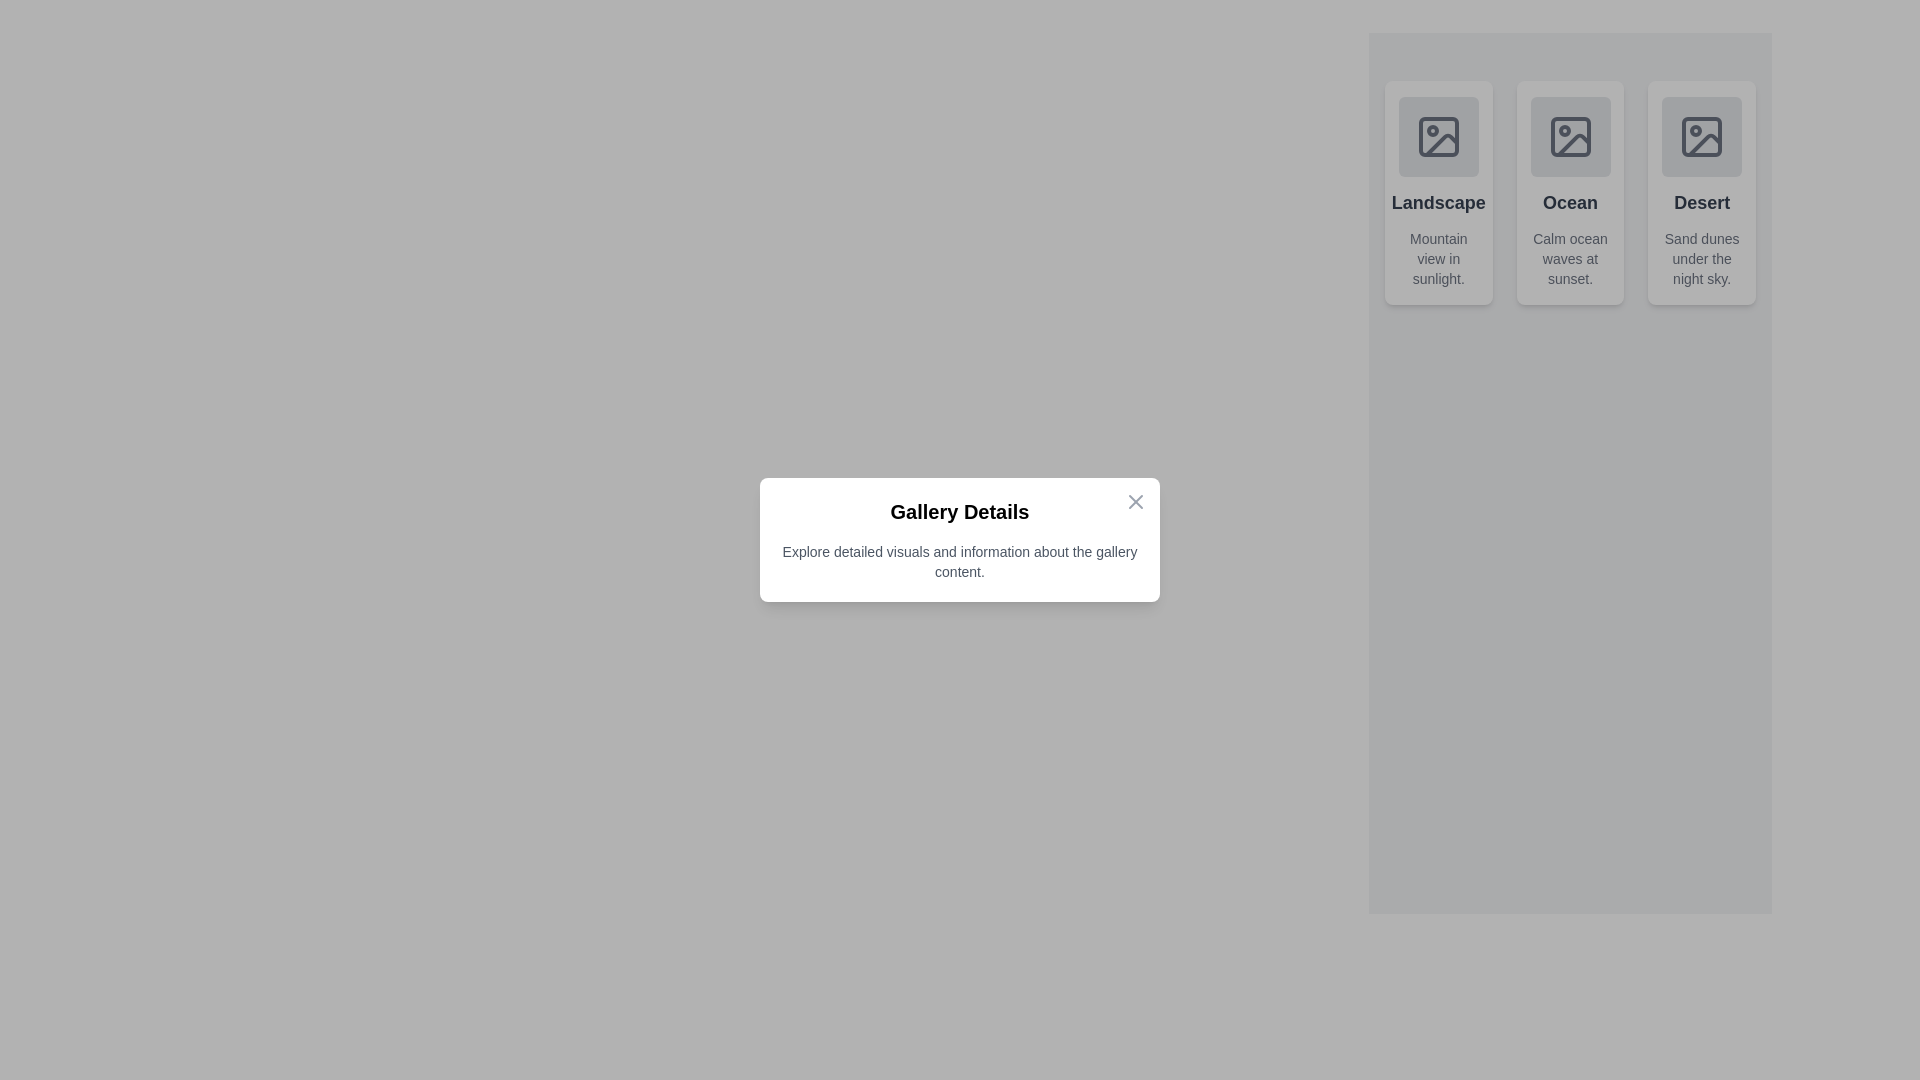  Describe the element at coordinates (1569, 192) in the screenshot. I see `the 'Ocean' theme static display card, which is the second card in a row of three, positioned between the 'Landscape' and 'Desert' cards` at that location.